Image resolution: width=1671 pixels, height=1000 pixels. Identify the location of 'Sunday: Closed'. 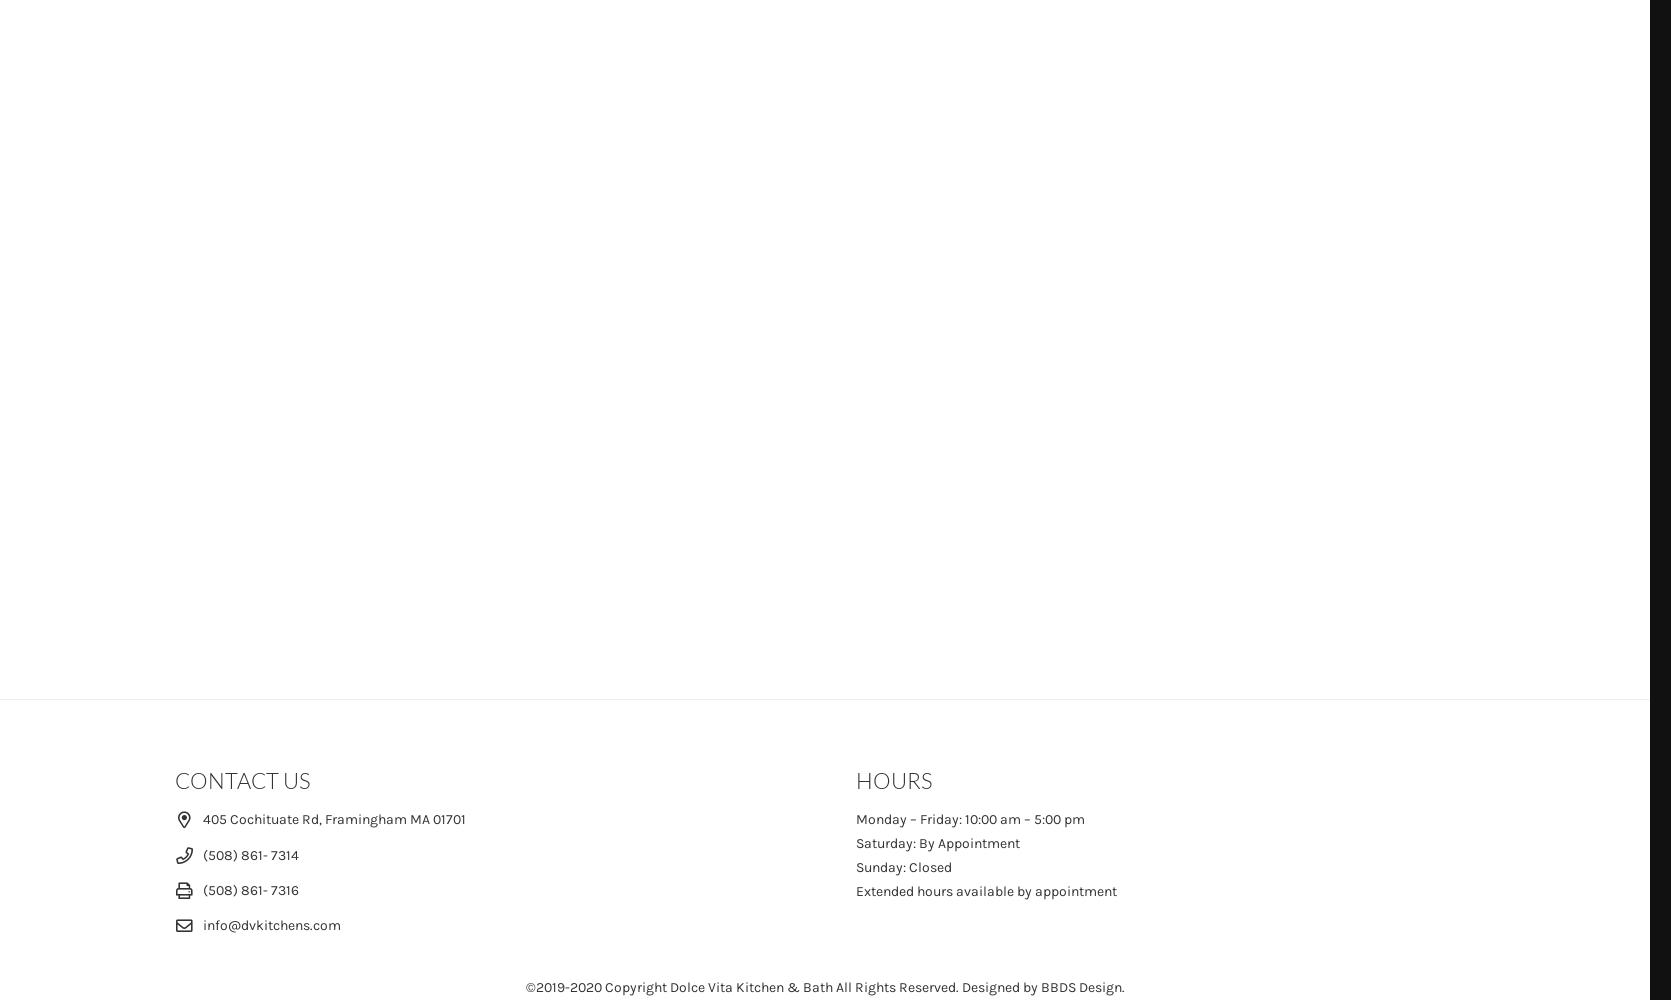
(855, 866).